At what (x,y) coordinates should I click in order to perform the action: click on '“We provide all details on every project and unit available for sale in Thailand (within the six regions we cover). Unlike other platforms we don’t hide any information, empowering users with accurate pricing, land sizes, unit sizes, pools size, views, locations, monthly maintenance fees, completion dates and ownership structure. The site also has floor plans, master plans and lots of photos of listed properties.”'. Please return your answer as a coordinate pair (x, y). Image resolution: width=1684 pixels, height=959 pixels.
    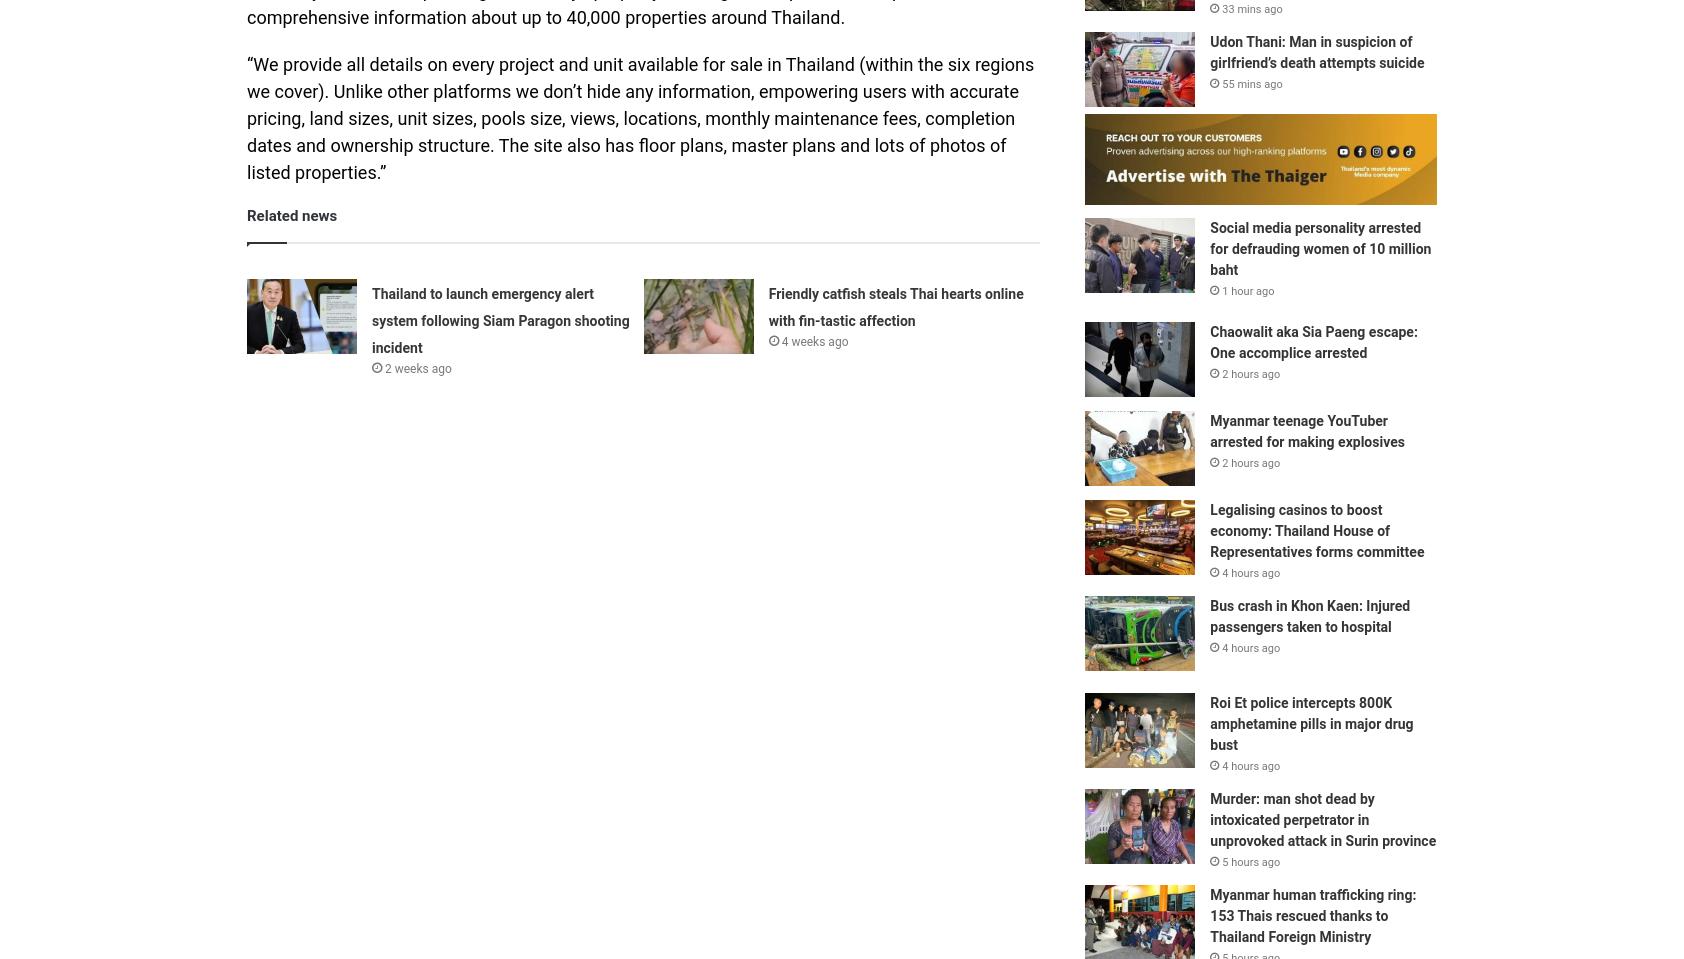
    Looking at the image, I should click on (640, 117).